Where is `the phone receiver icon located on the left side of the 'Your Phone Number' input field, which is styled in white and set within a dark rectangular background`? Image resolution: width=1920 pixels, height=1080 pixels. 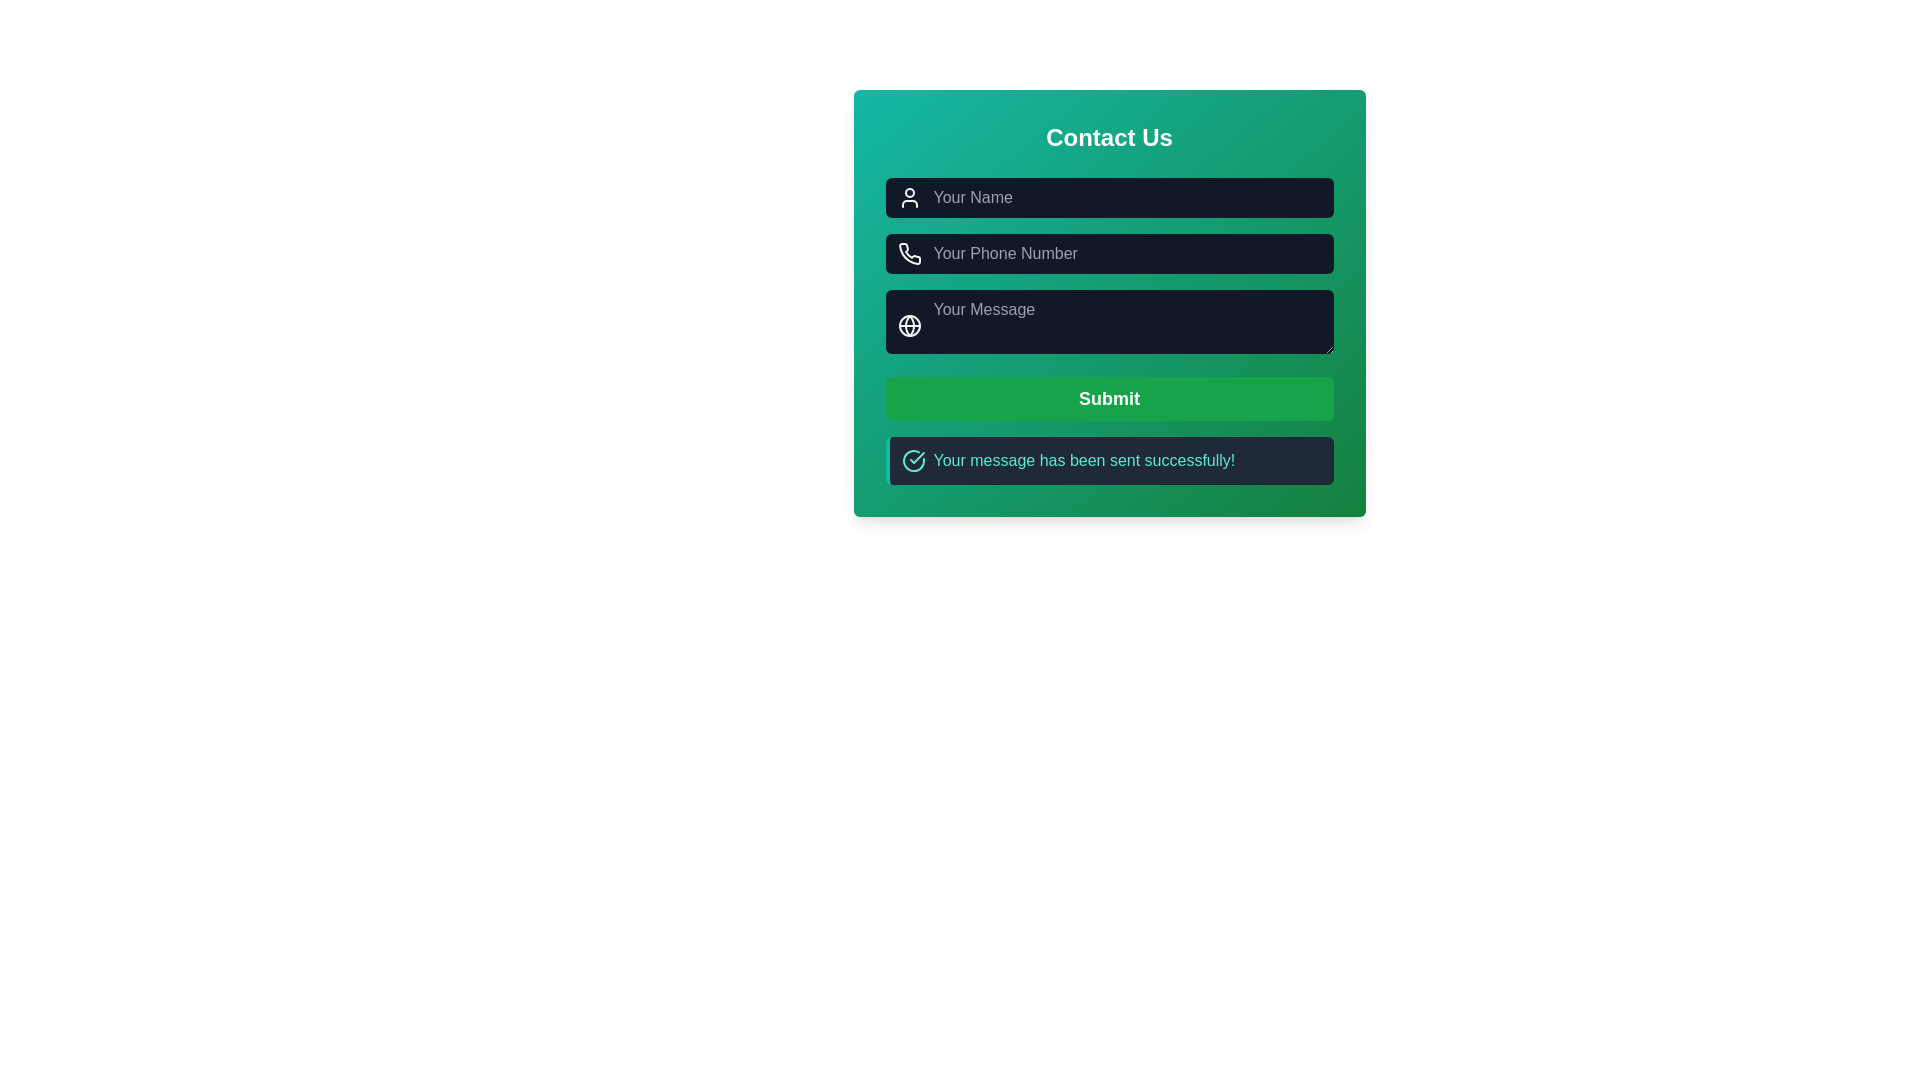 the phone receiver icon located on the left side of the 'Your Phone Number' input field, which is styled in white and set within a dark rectangular background is located at coordinates (908, 252).